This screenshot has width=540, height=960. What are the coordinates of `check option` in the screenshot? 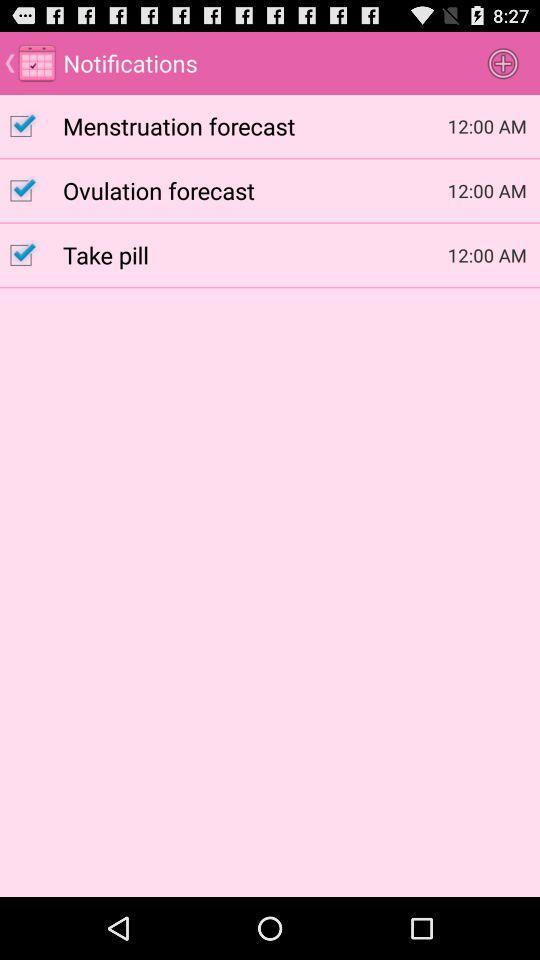 It's located at (30, 190).